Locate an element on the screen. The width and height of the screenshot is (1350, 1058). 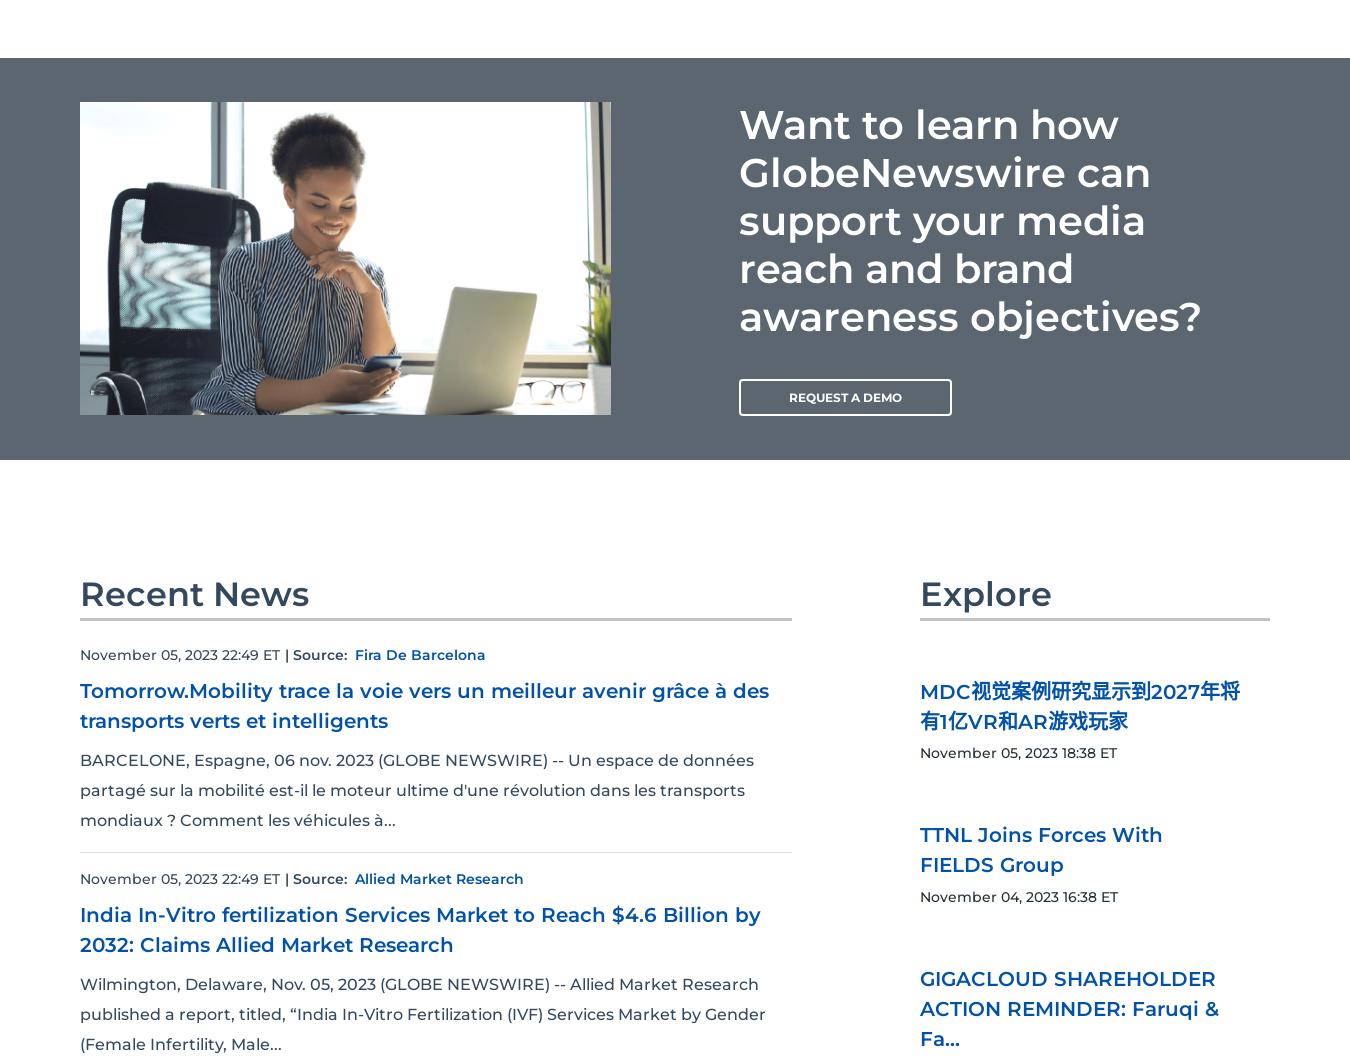
'MDC视觉案例研究显示到2027年将有1亿VR和AR游戏玩家' is located at coordinates (1080, 706).